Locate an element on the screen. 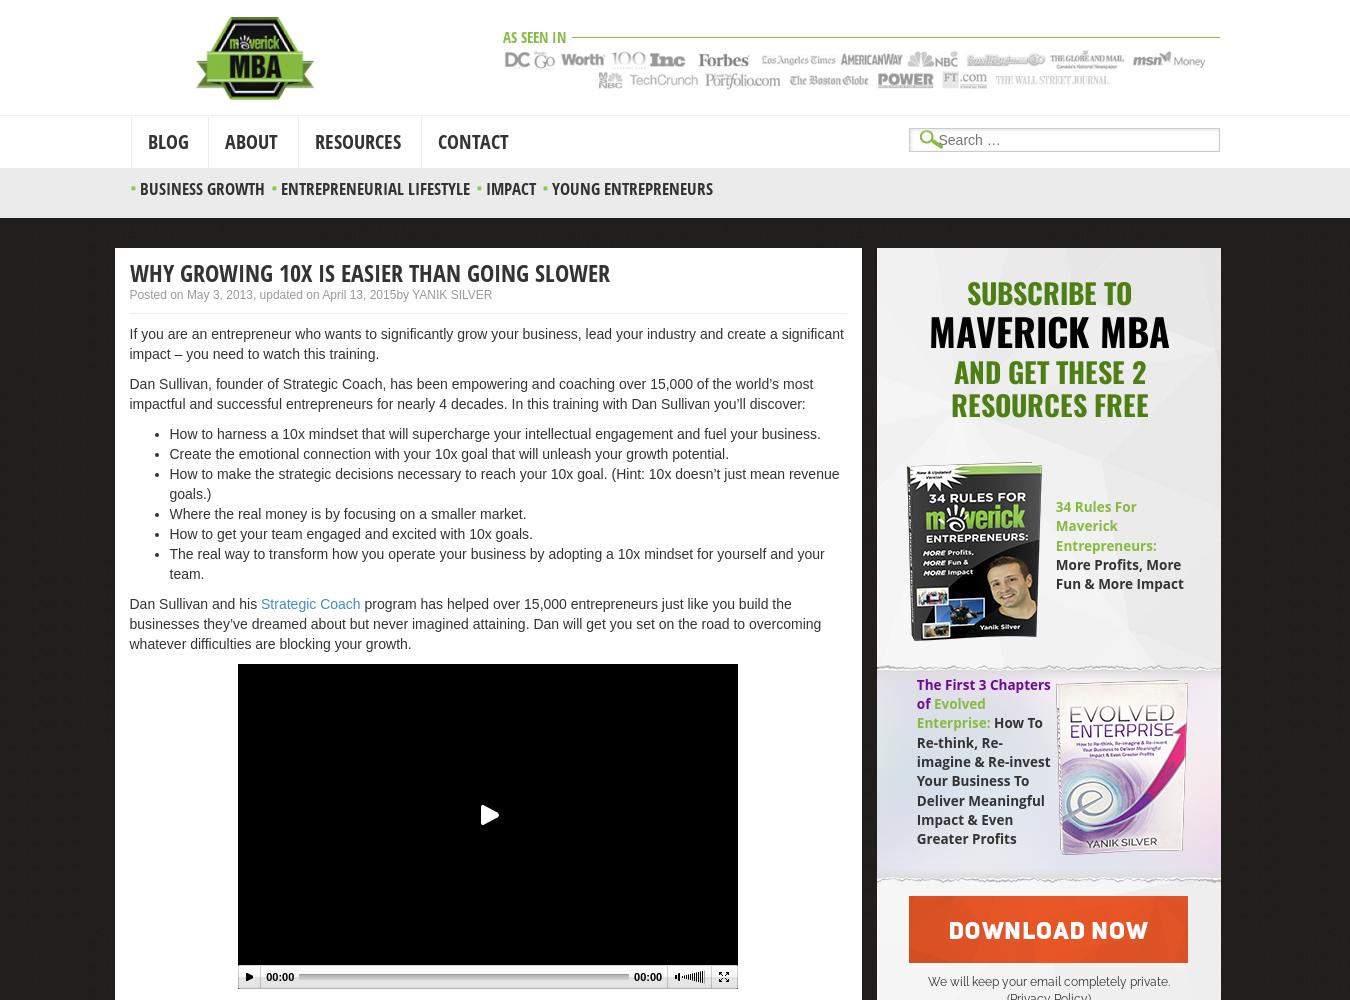 This screenshot has width=1350, height=1000. 'How to make the strategic decisions necessary to reach your 10x goal. (Hint: 10x doesn’t just mean revenue goals.)' is located at coordinates (169, 482).